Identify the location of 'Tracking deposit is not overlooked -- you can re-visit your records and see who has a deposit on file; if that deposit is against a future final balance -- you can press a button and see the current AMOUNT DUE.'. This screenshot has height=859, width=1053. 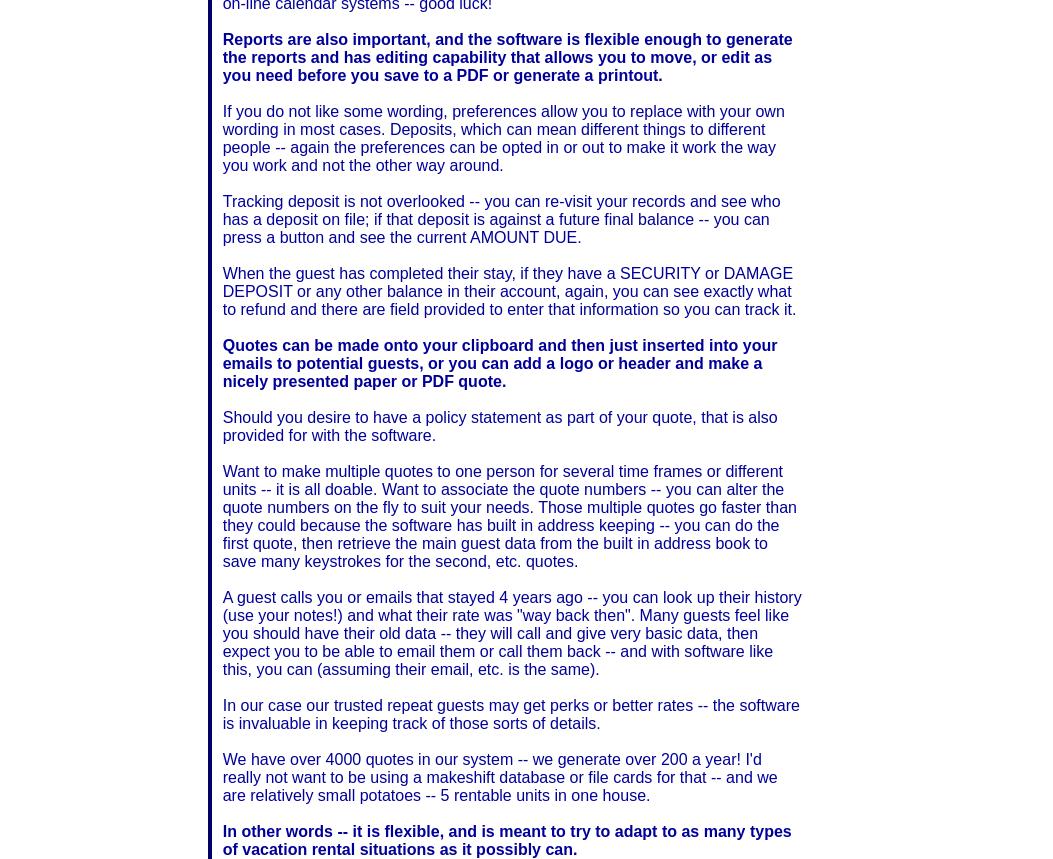
(501, 218).